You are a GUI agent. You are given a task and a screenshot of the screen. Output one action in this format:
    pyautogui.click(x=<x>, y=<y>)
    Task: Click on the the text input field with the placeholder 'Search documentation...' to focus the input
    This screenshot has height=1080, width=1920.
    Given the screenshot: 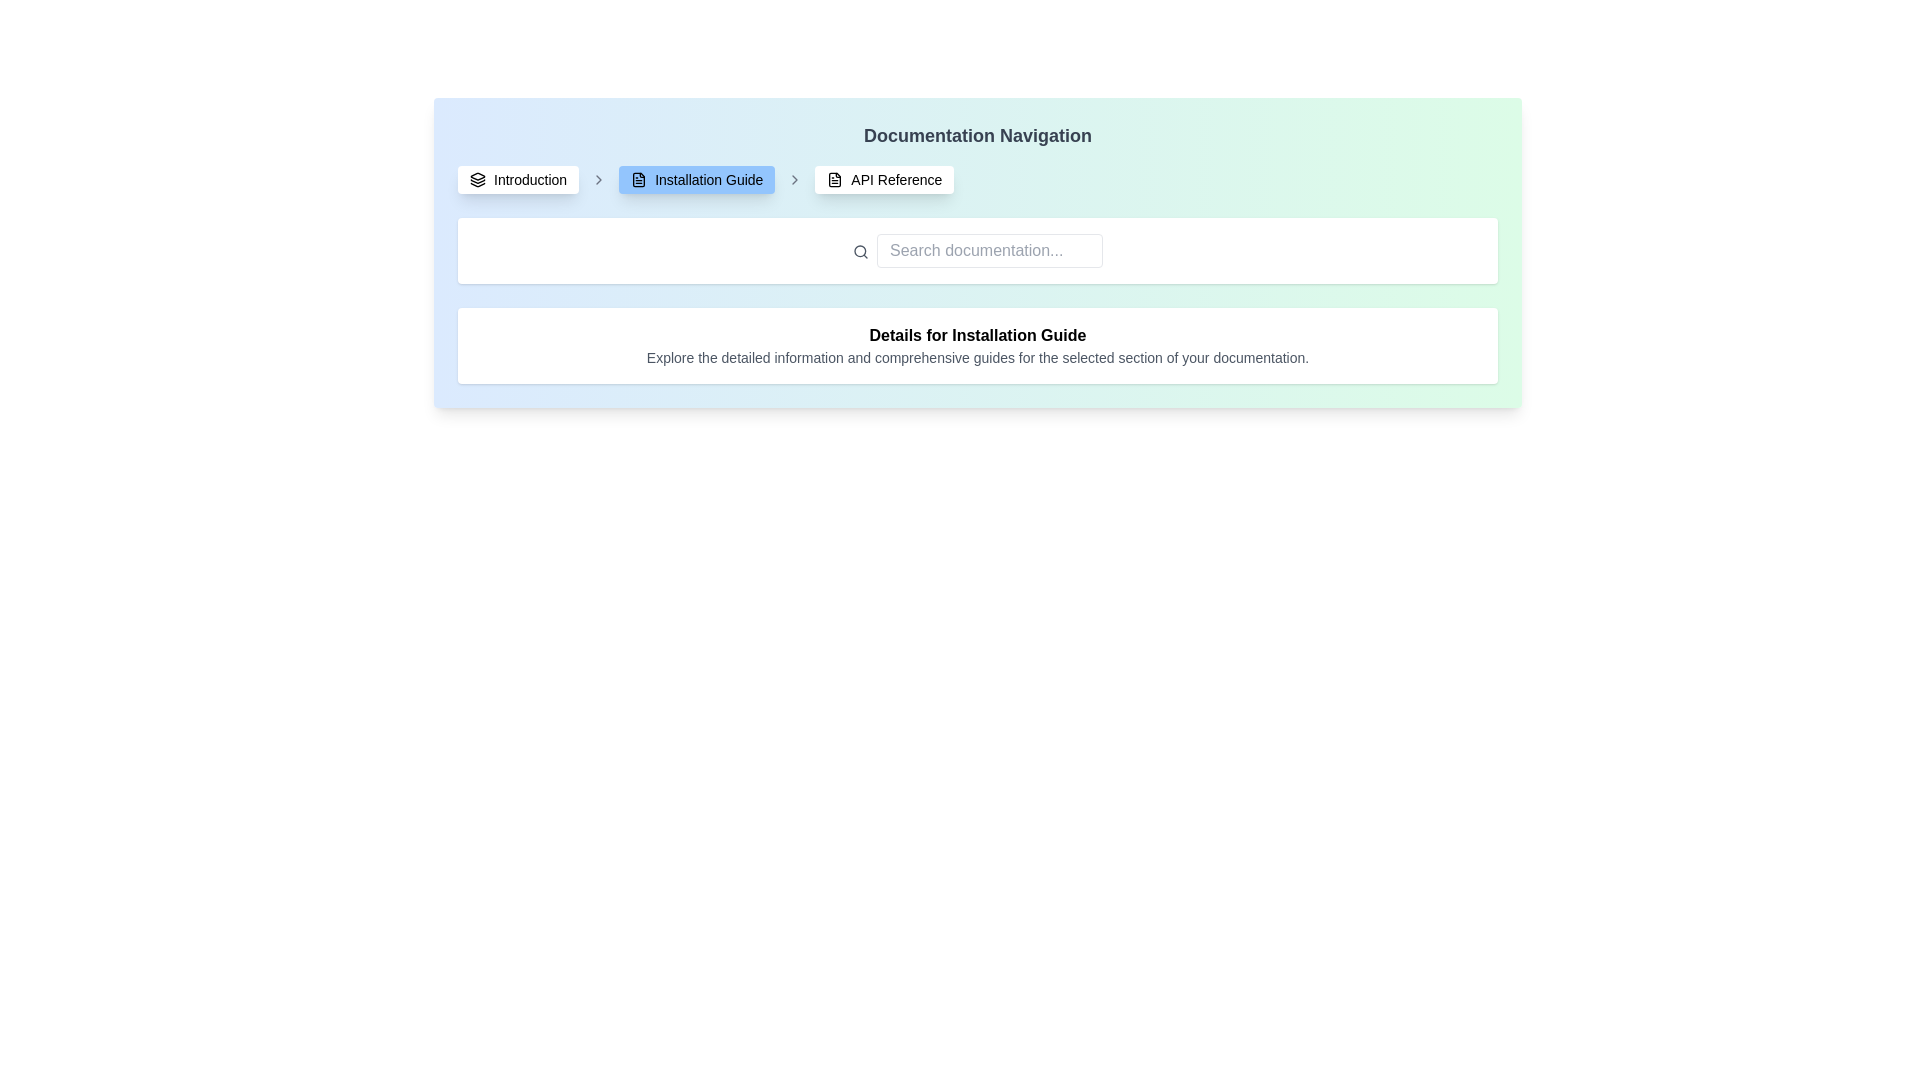 What is the action you would take?
    pyautogui.click(x=989, y=249)
    